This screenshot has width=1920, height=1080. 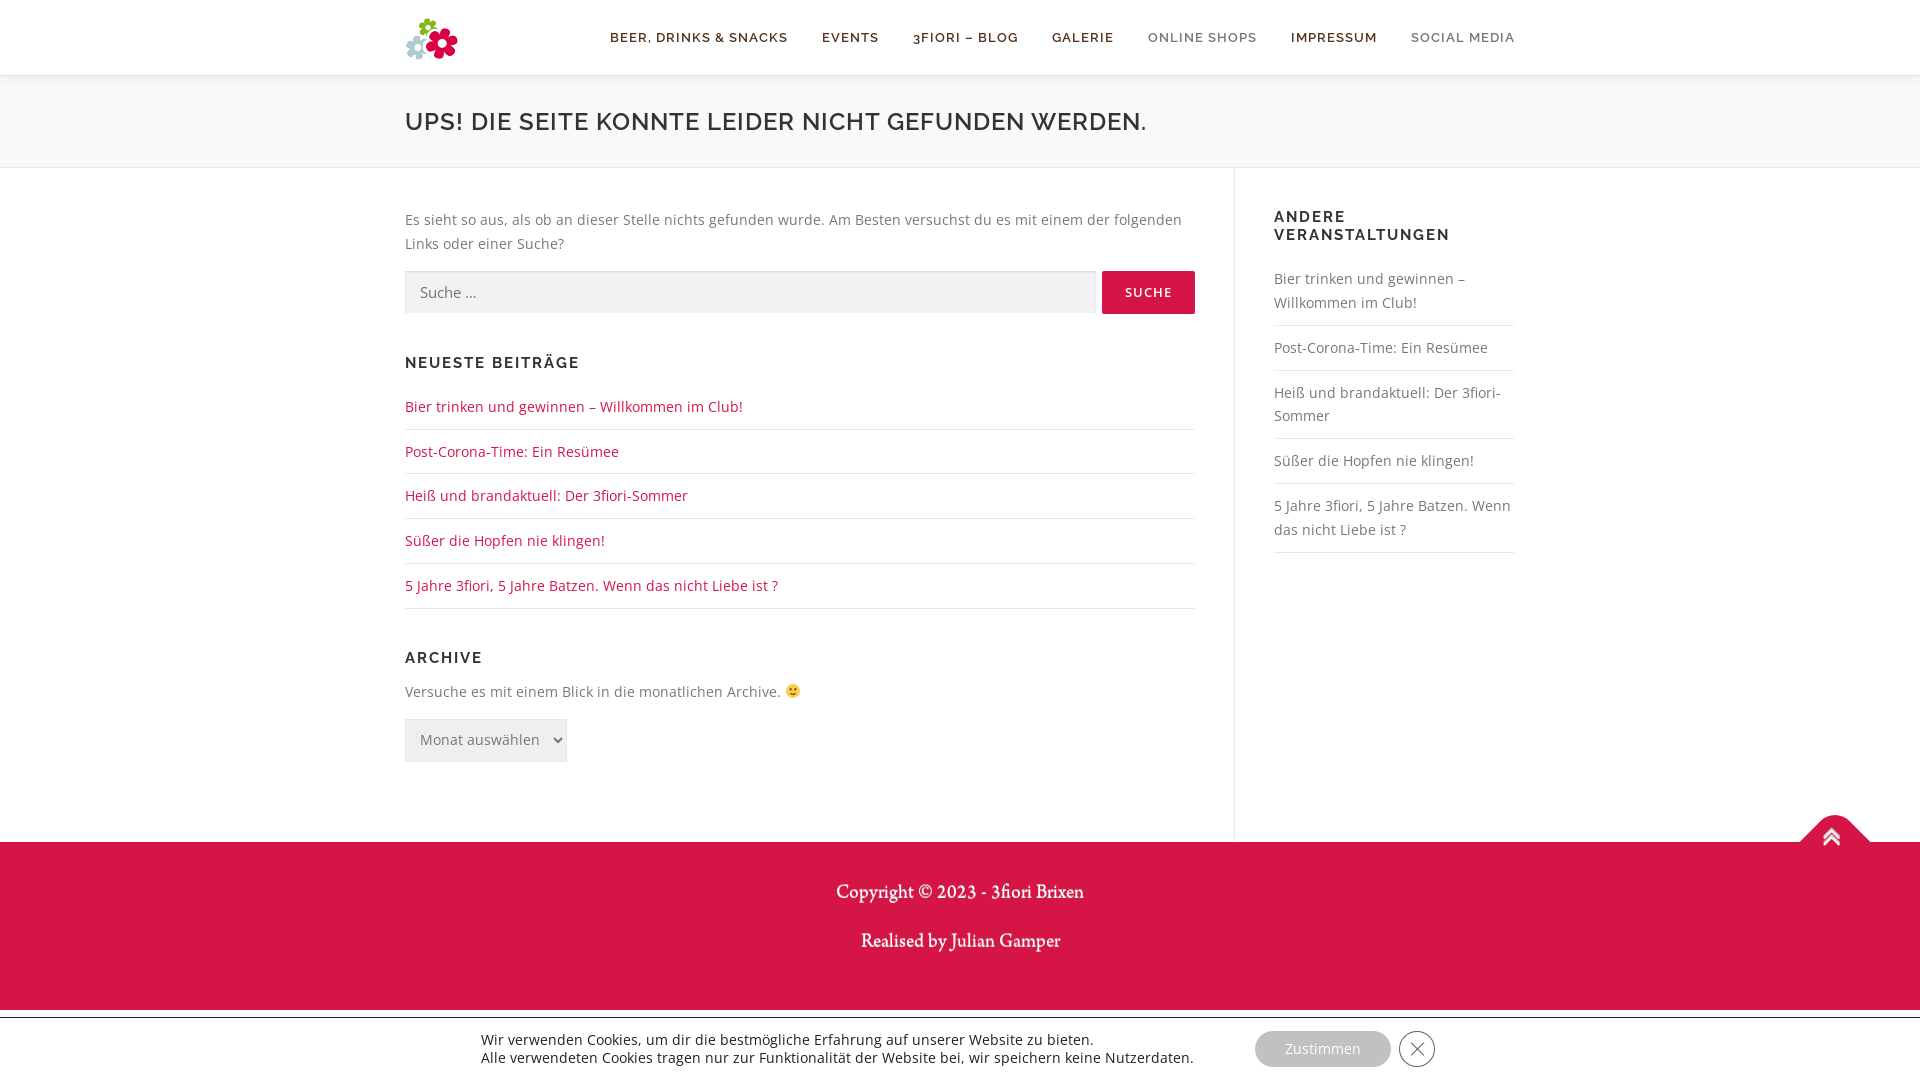 I want to click on '5 Jahre 3fiori, 5 Jahre Batzen. Wenn das nicht Liebe ist ?', so click(x=403, y=585).